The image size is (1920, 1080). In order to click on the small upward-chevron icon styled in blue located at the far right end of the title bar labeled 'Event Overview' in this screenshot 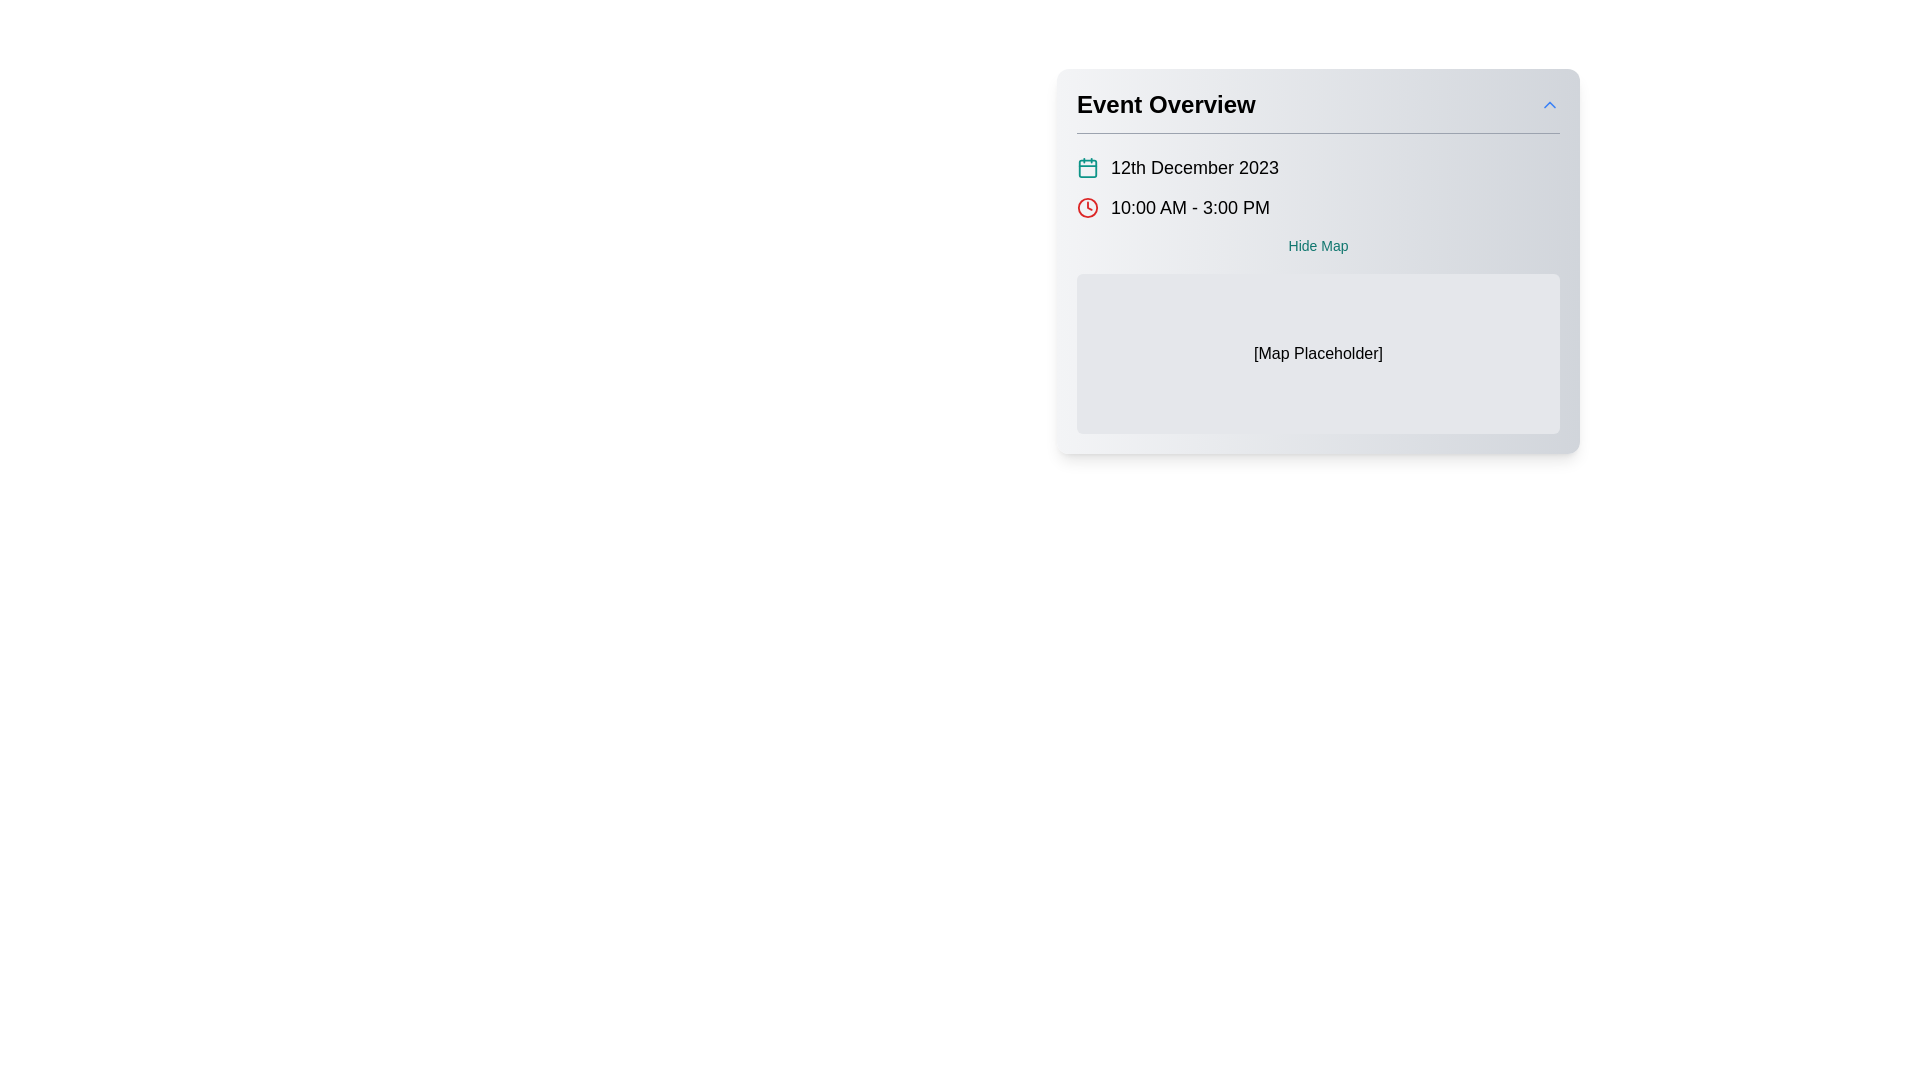, I will do `click(1549, 104)`.